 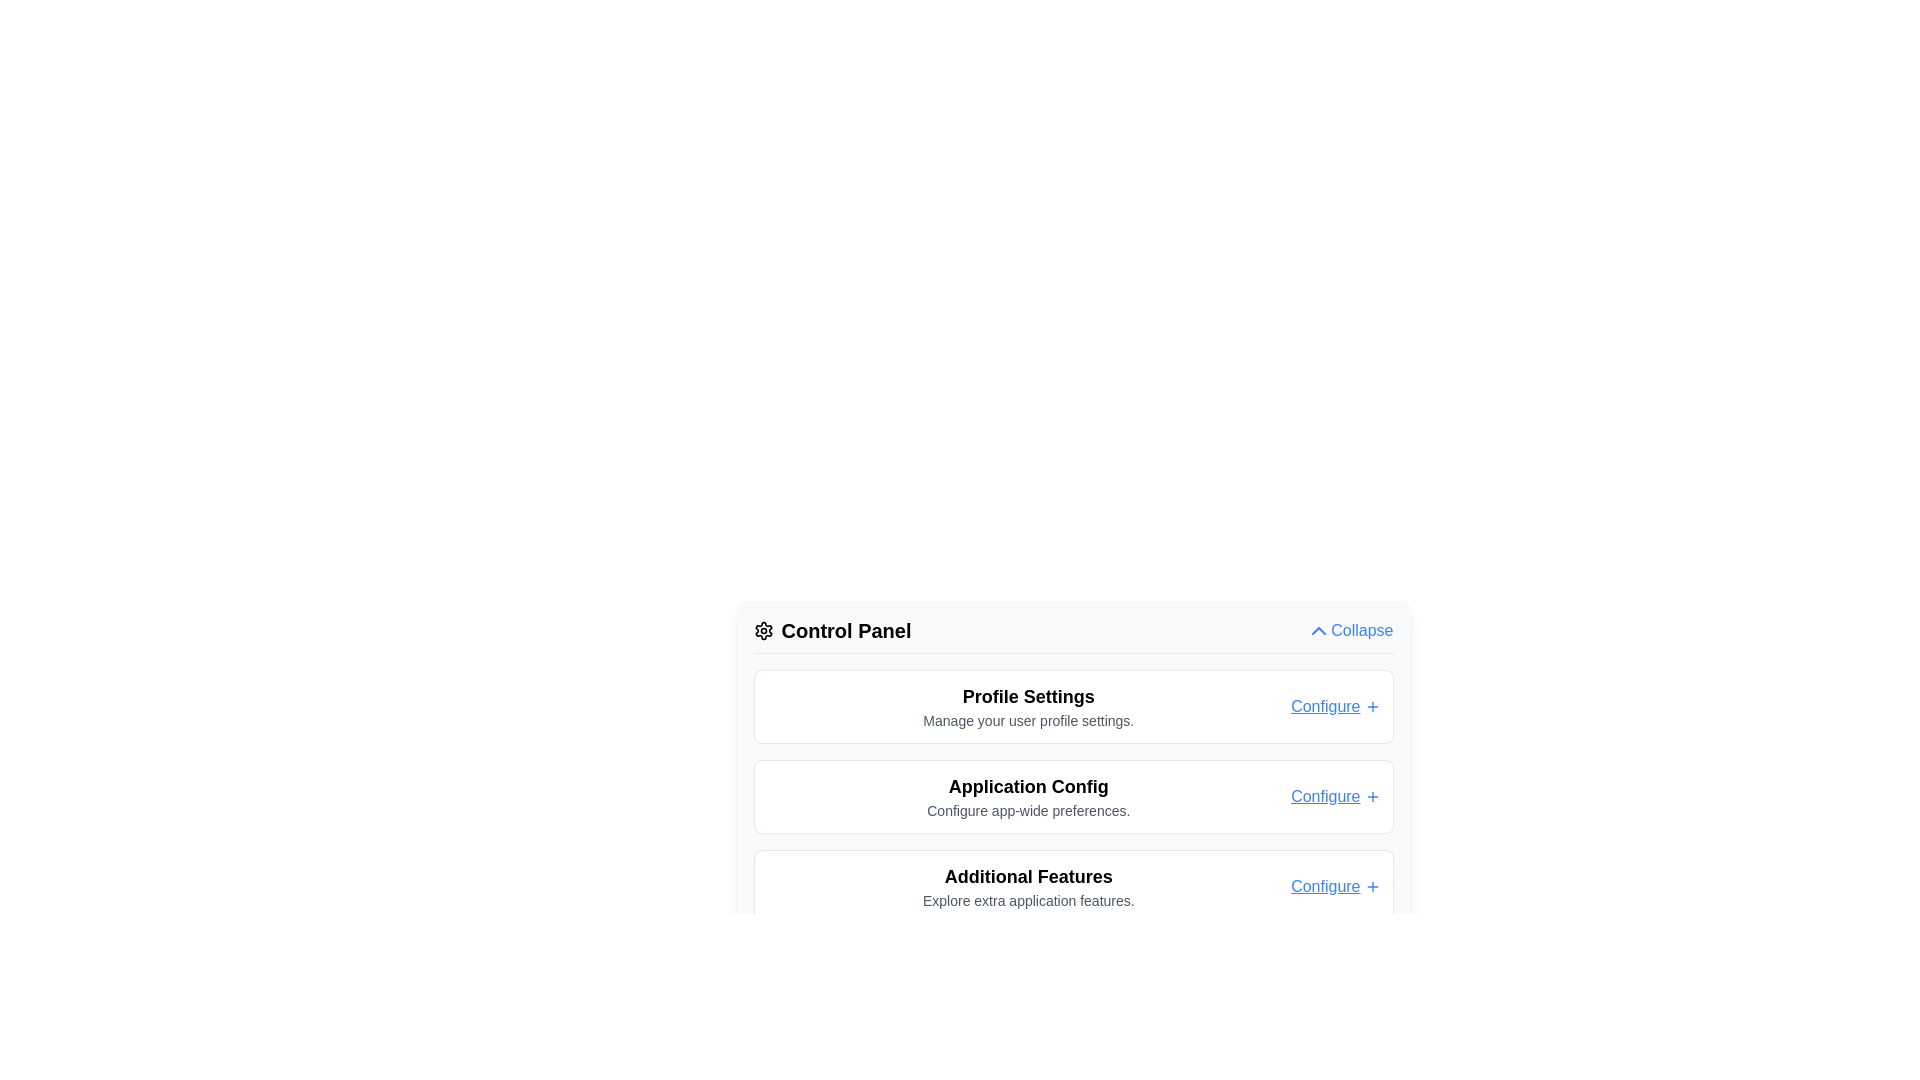 I want to click on the hyperlinked text 'Configure+' located, so click(x=1335, y=705).